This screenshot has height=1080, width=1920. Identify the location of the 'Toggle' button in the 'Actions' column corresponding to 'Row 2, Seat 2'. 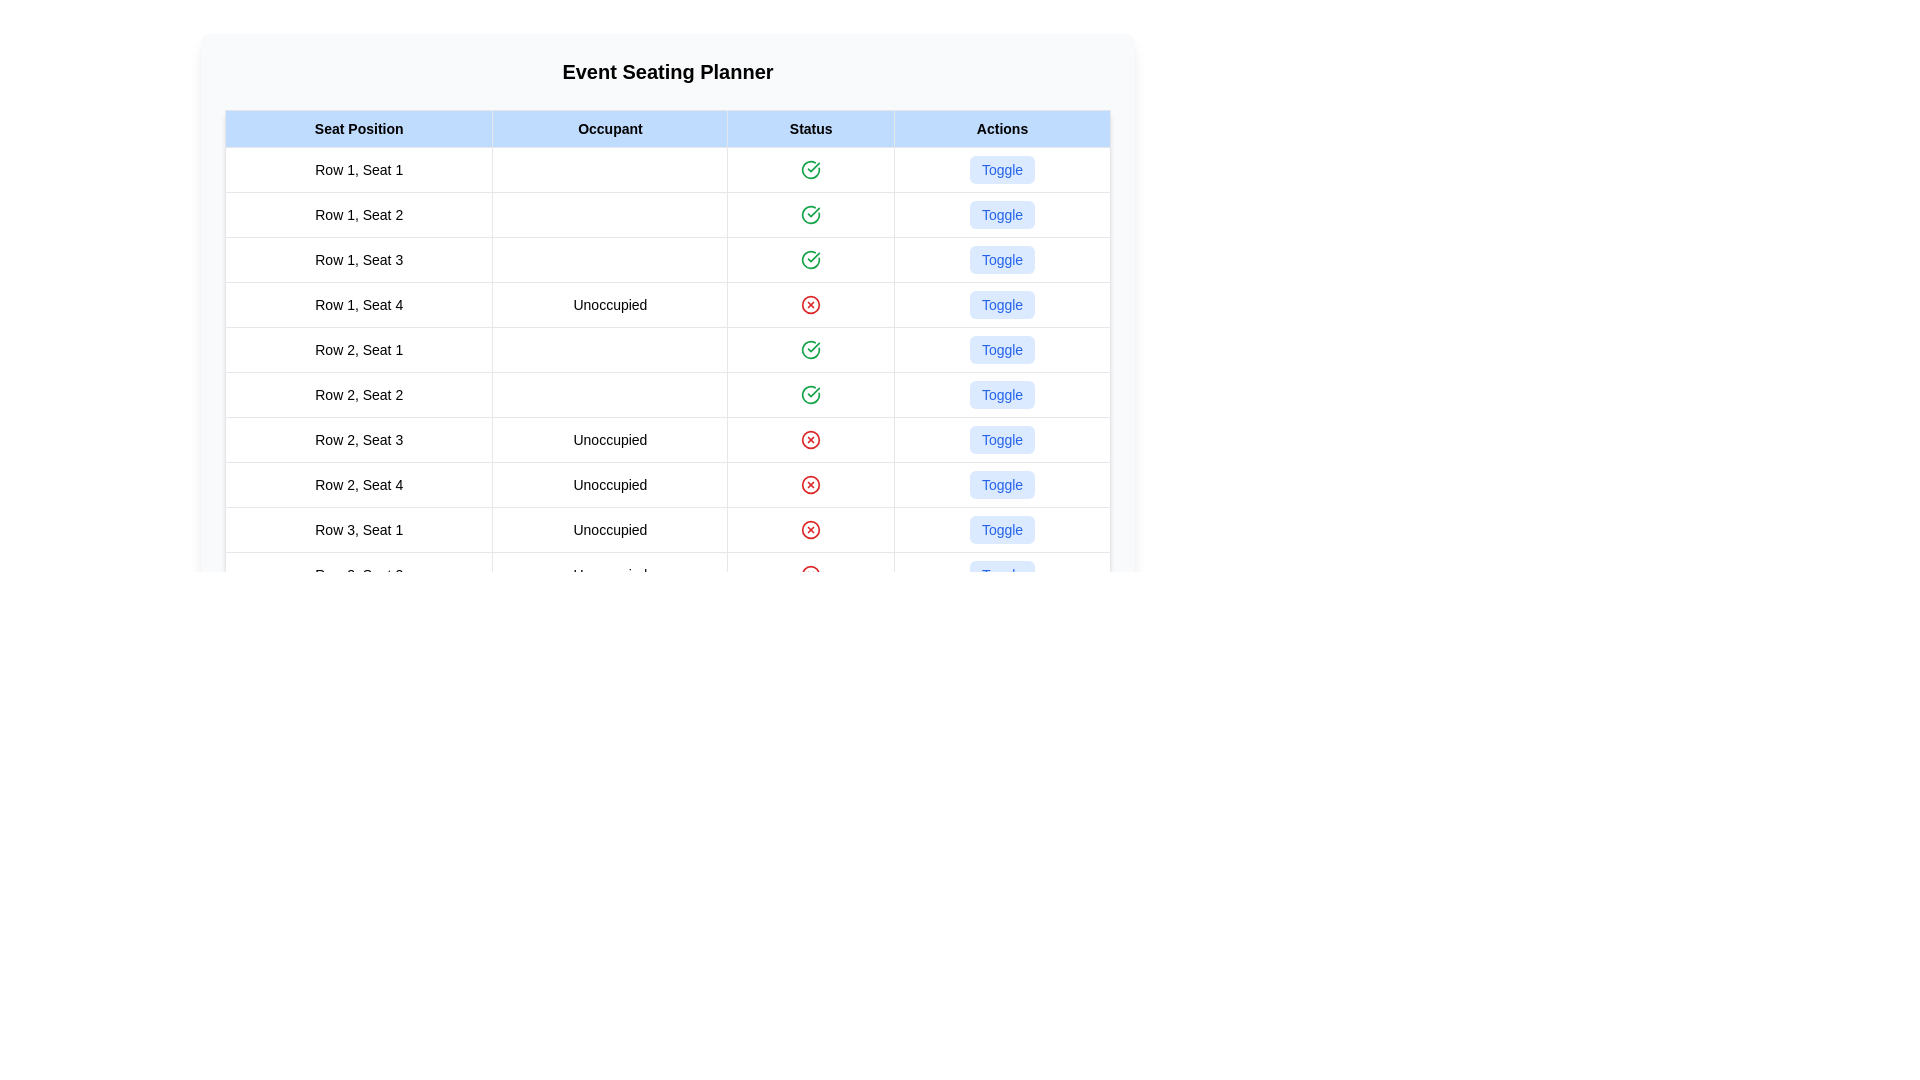
(1002, 394).